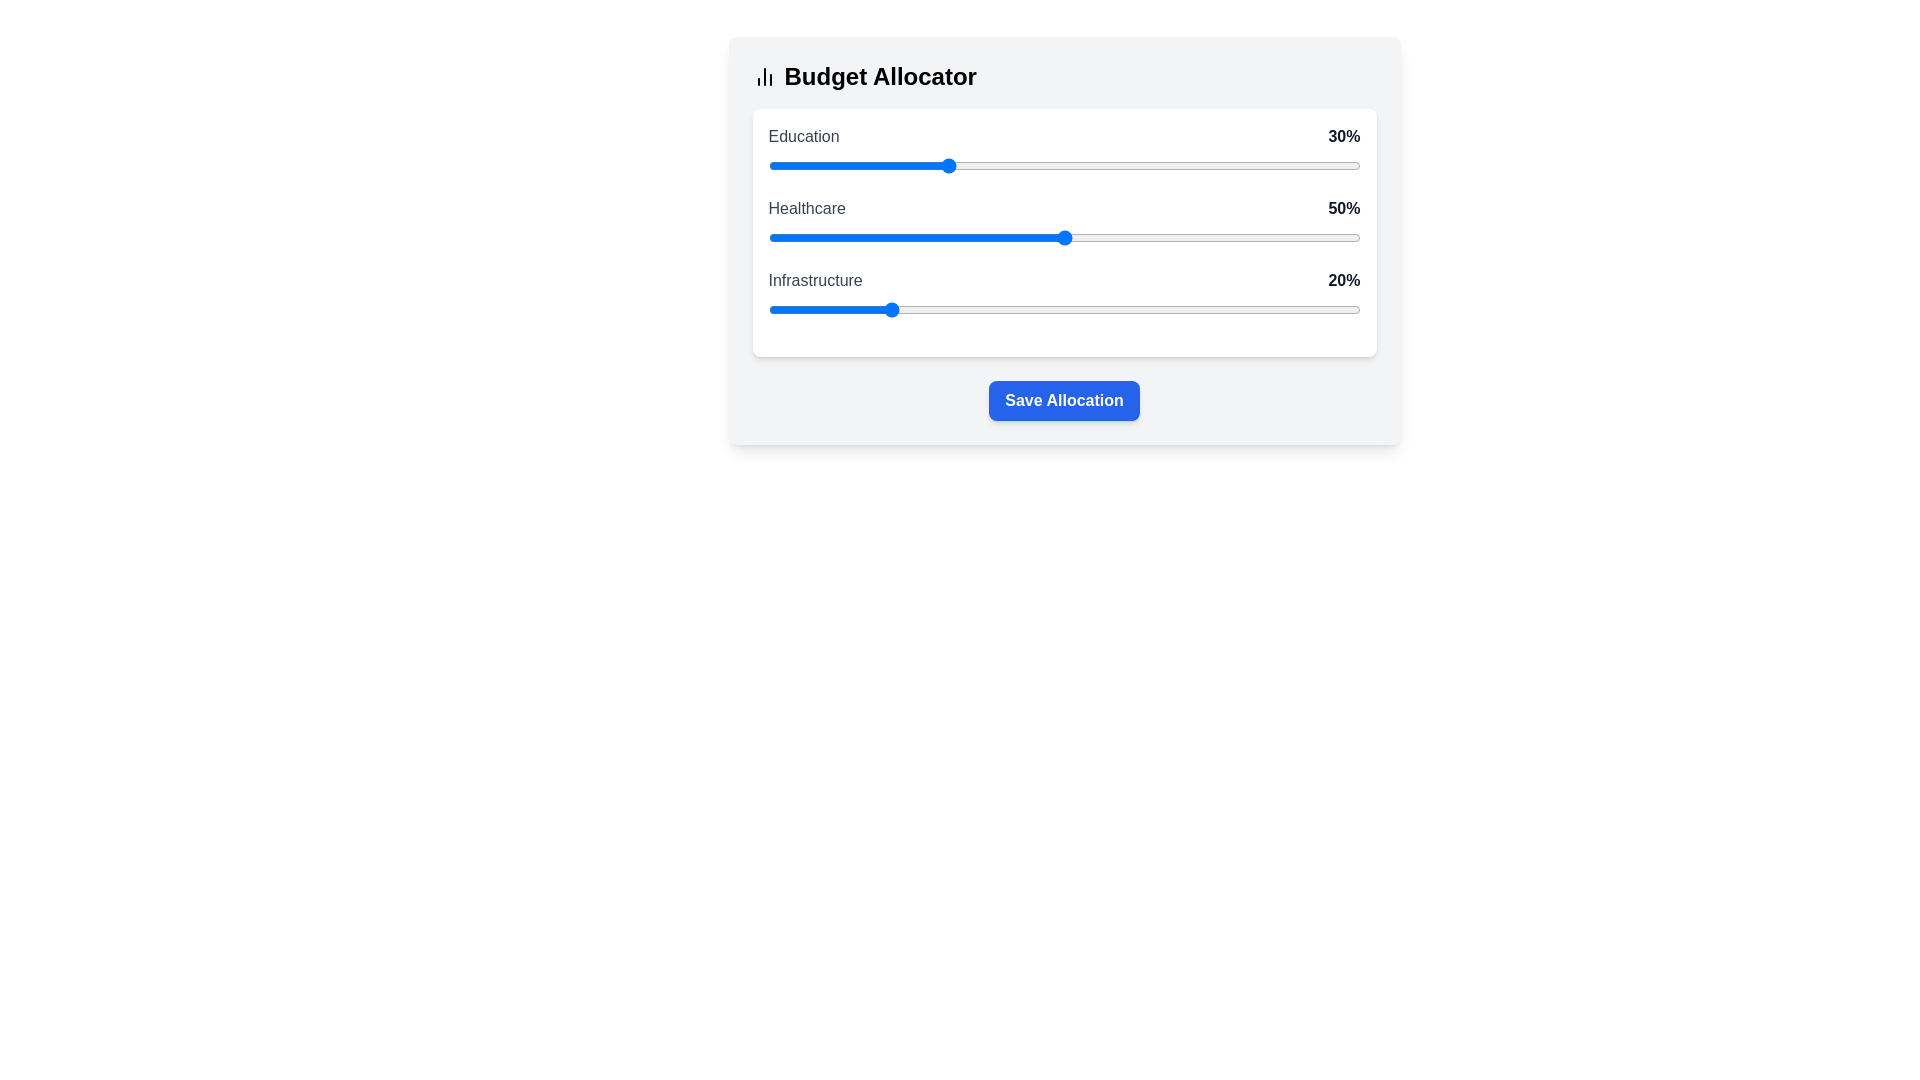  What do you see at coordinates (1022, 164) in the screenshot?
I see `the education slider` at bounding box center [1022, 164].